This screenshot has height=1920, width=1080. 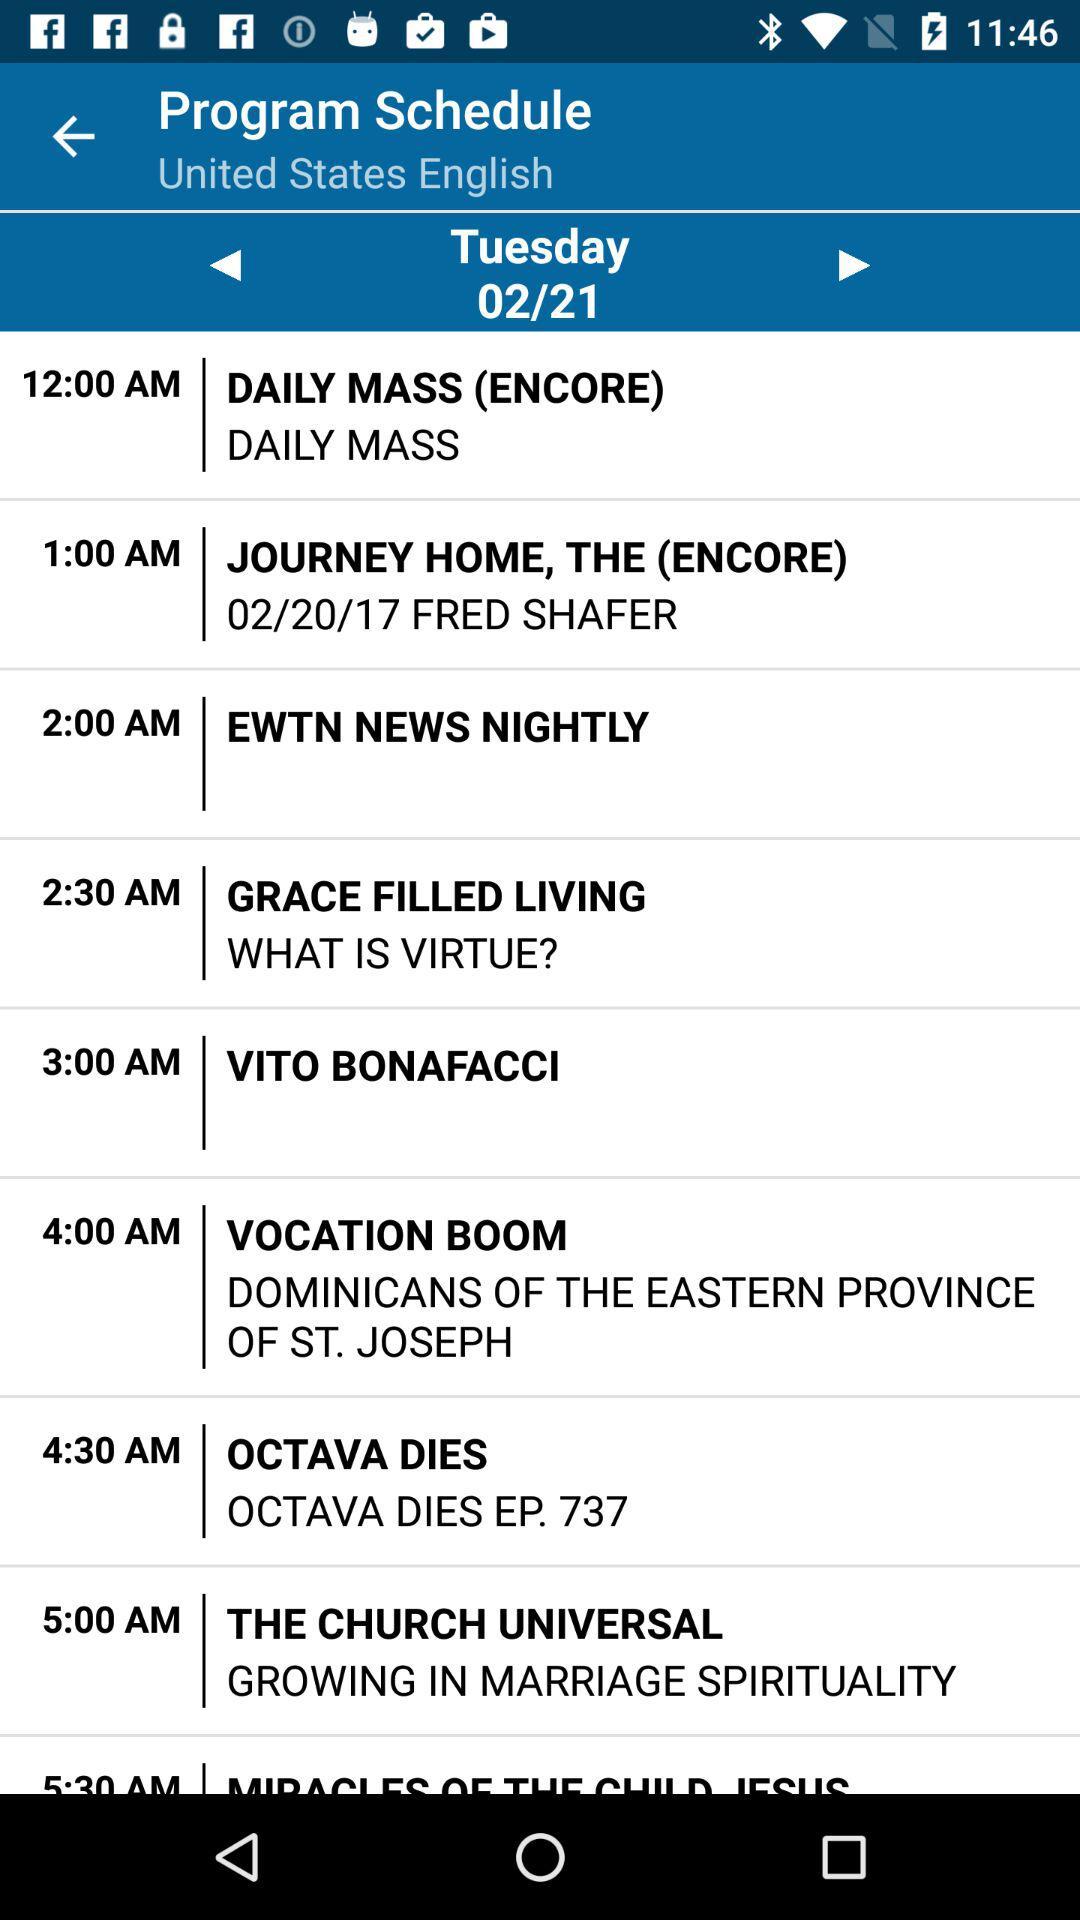 What do you see at coordinates (590, 1679) in the screenshot?
I see `item above the miracles of the icon` at bounding box center [590, 1679].